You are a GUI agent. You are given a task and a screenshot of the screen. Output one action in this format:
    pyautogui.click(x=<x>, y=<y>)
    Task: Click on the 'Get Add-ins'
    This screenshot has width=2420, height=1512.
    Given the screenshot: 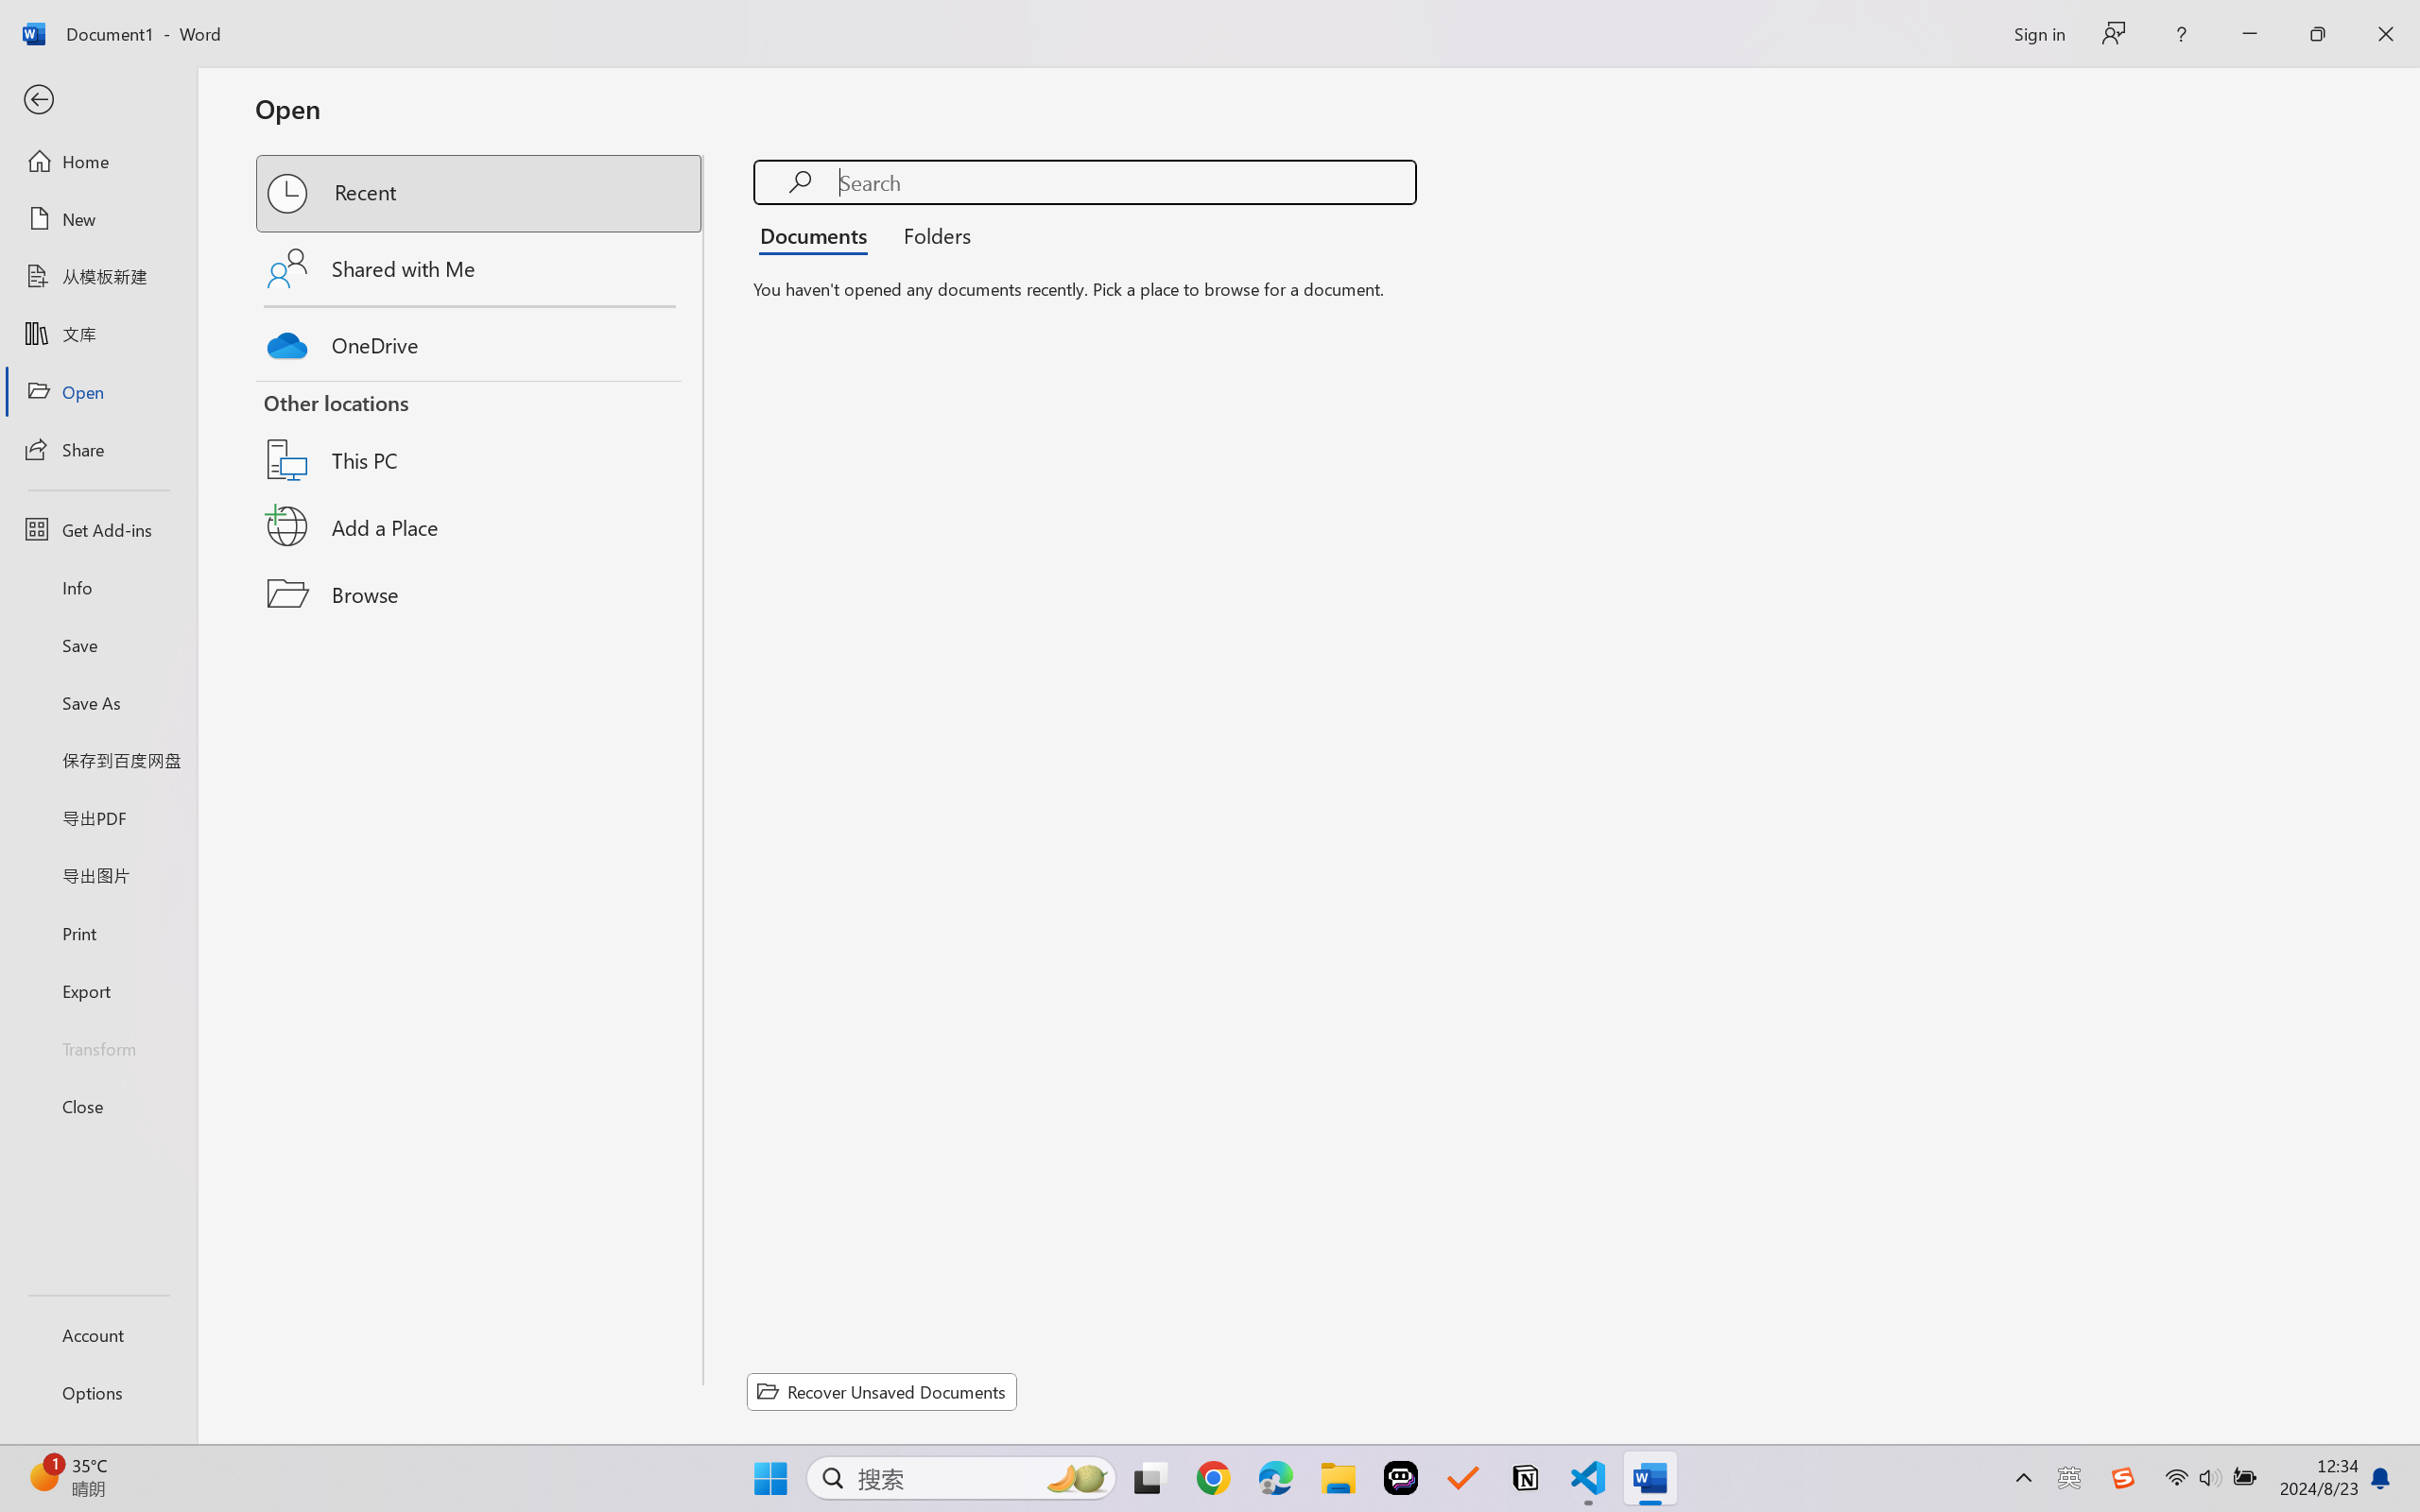 What is the action you would take?
    pyautogui.click(x=97, y=528)
    